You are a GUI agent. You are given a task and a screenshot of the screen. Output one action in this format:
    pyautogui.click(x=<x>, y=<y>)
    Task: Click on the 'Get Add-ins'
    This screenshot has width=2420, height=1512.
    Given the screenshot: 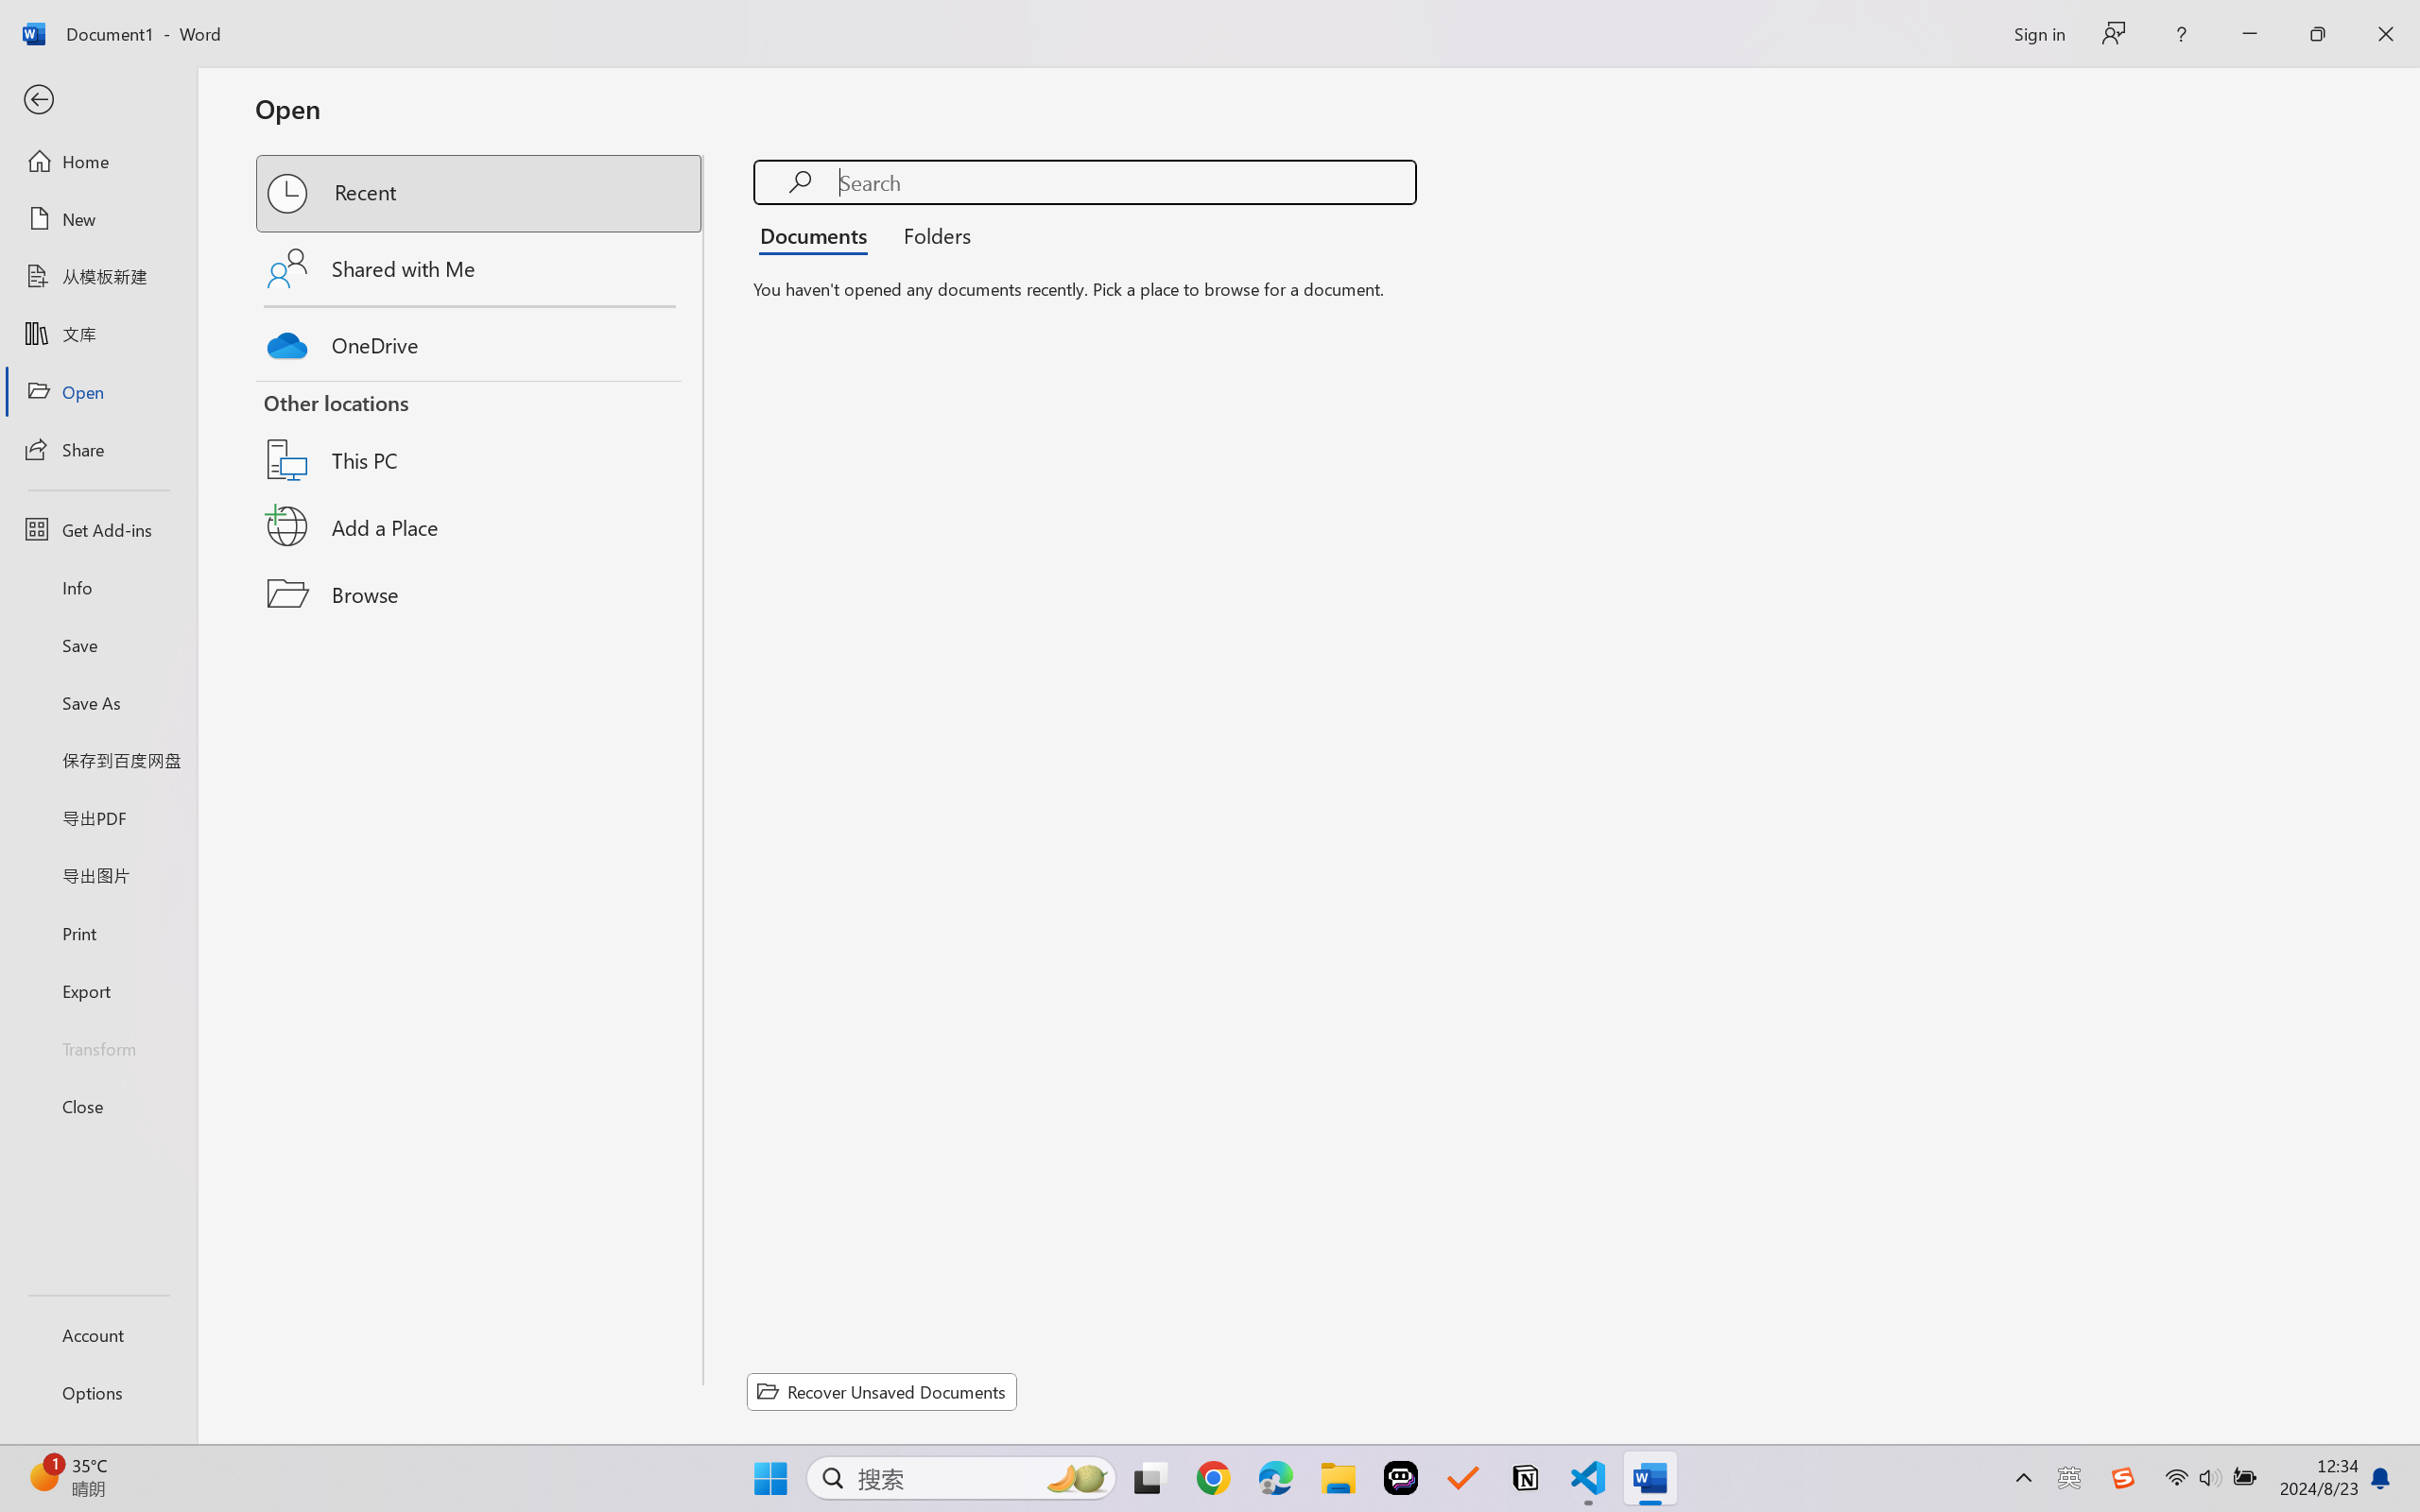 What is the action you would take?
    pyautogui.click(x=97, y=528)
    